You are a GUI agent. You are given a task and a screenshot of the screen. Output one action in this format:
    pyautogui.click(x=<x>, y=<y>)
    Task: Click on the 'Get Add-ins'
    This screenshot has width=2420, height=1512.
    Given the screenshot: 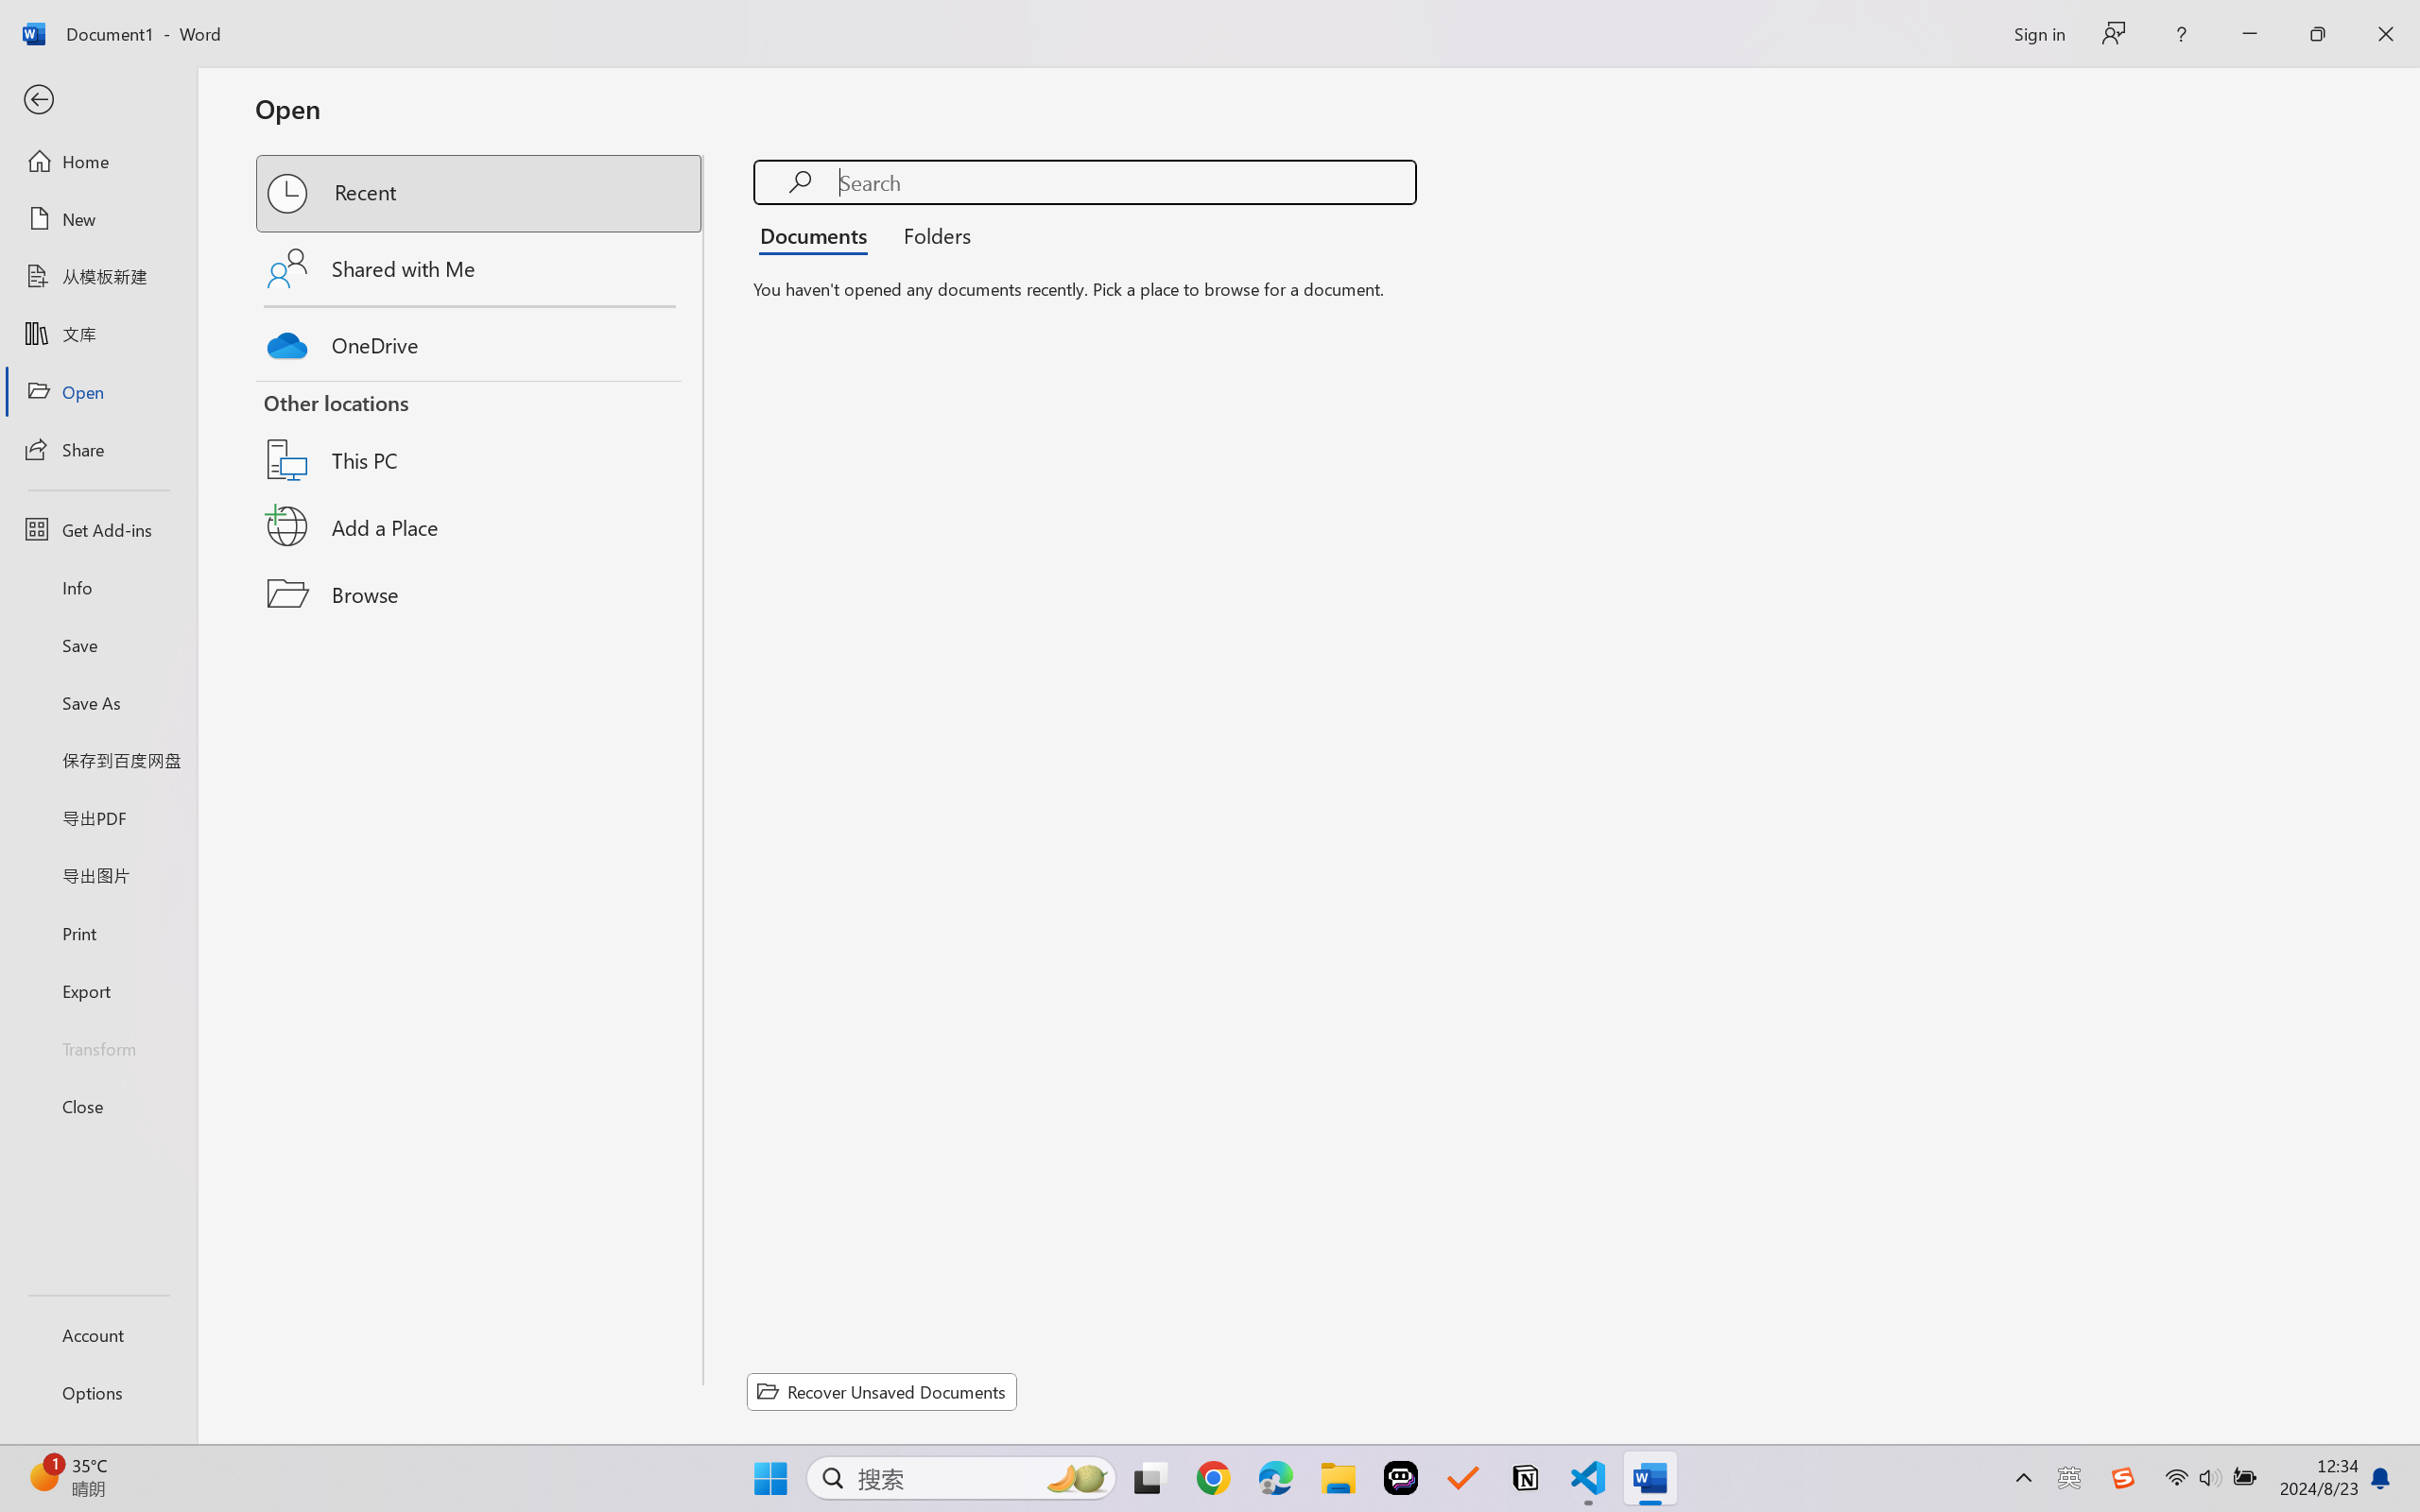 What is the action you would take?
    pyautogui.click(x=97, y=528)
    